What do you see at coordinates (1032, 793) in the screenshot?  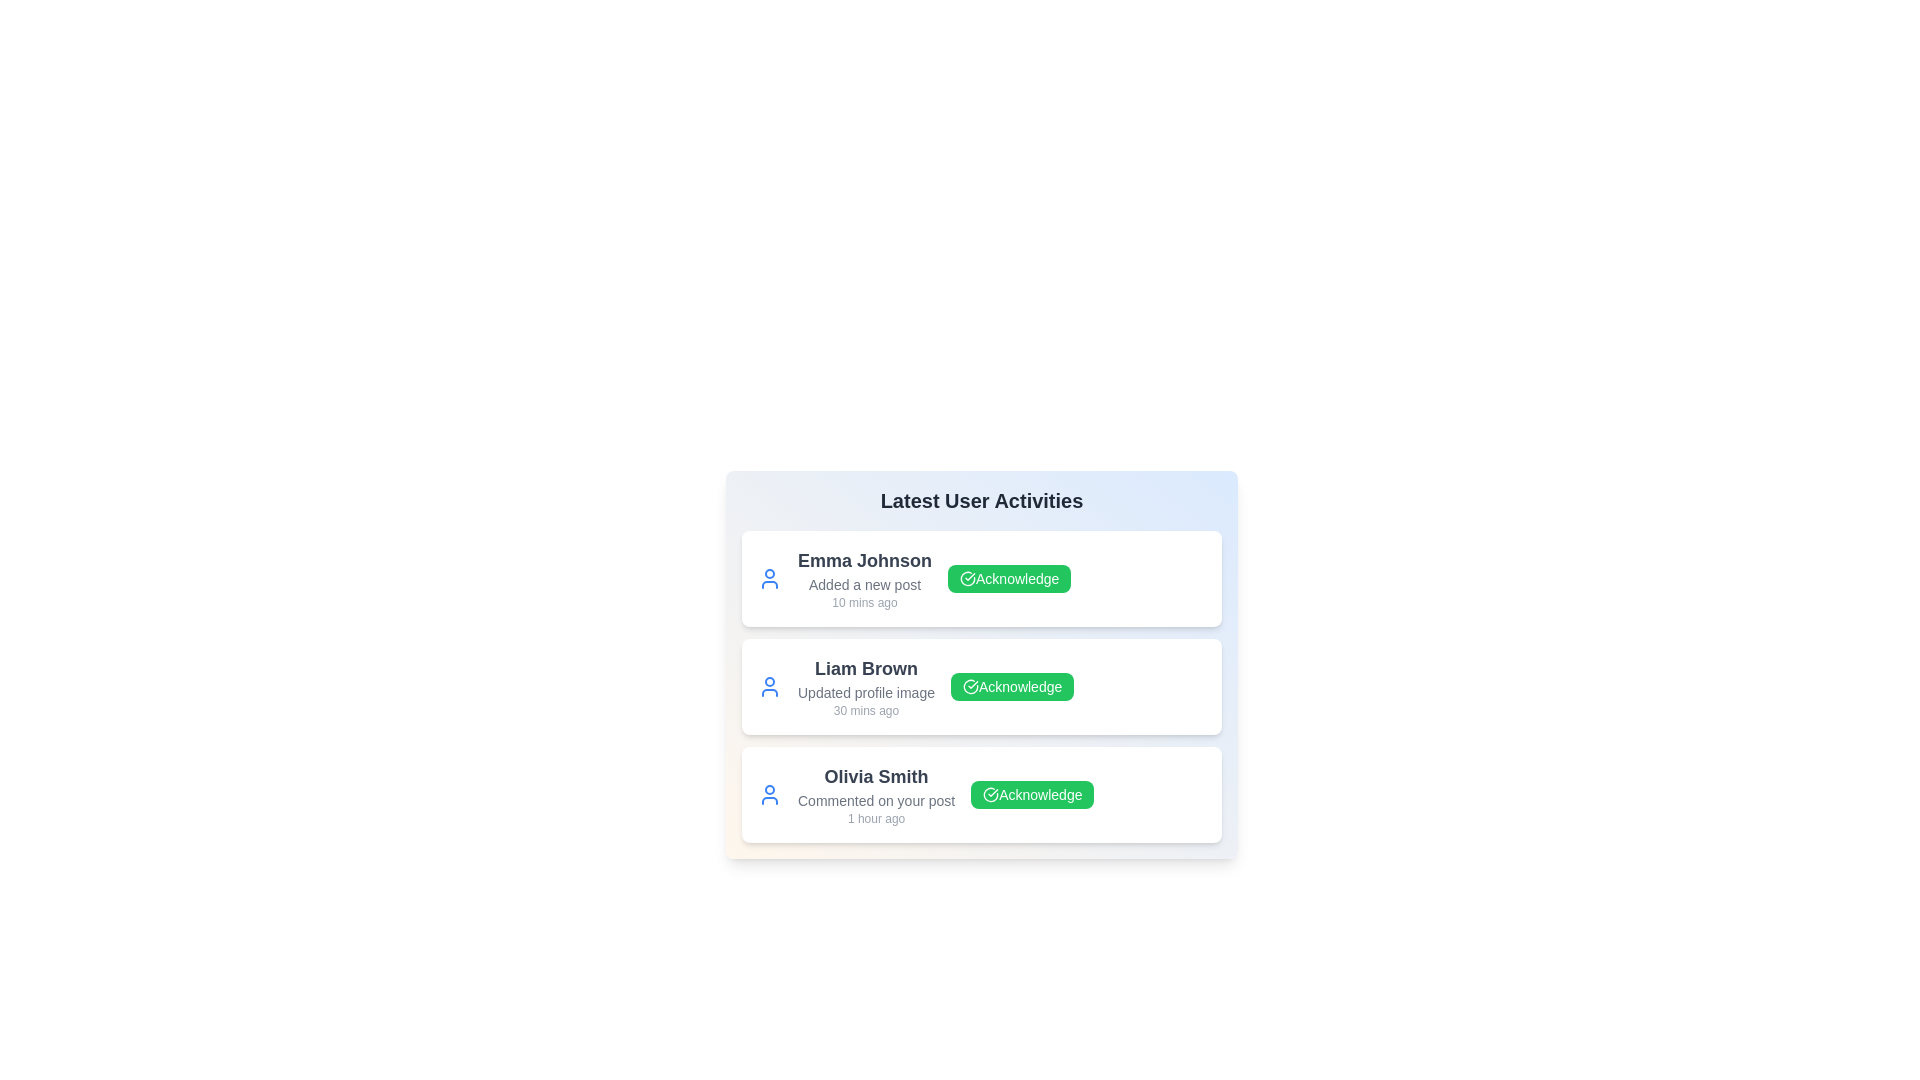 I see `the 'Acknowledge' button for the activity of Olivia Smith` at bounding box center [1032, 793].